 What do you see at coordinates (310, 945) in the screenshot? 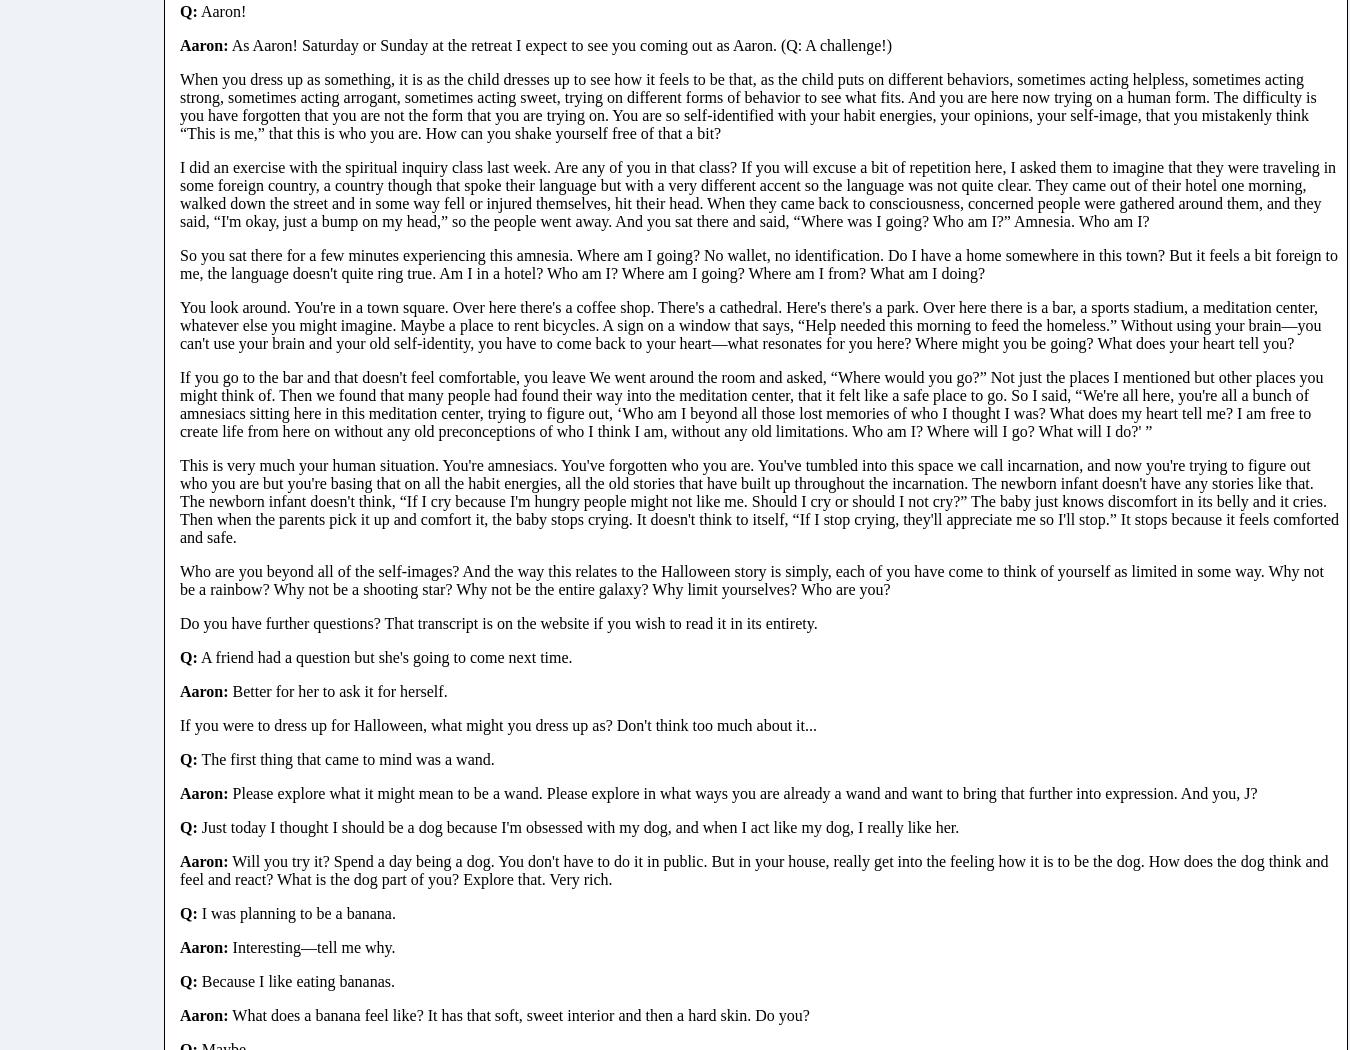
I see `'Interesting—tell me why.'` at bounding box center [310, 945].